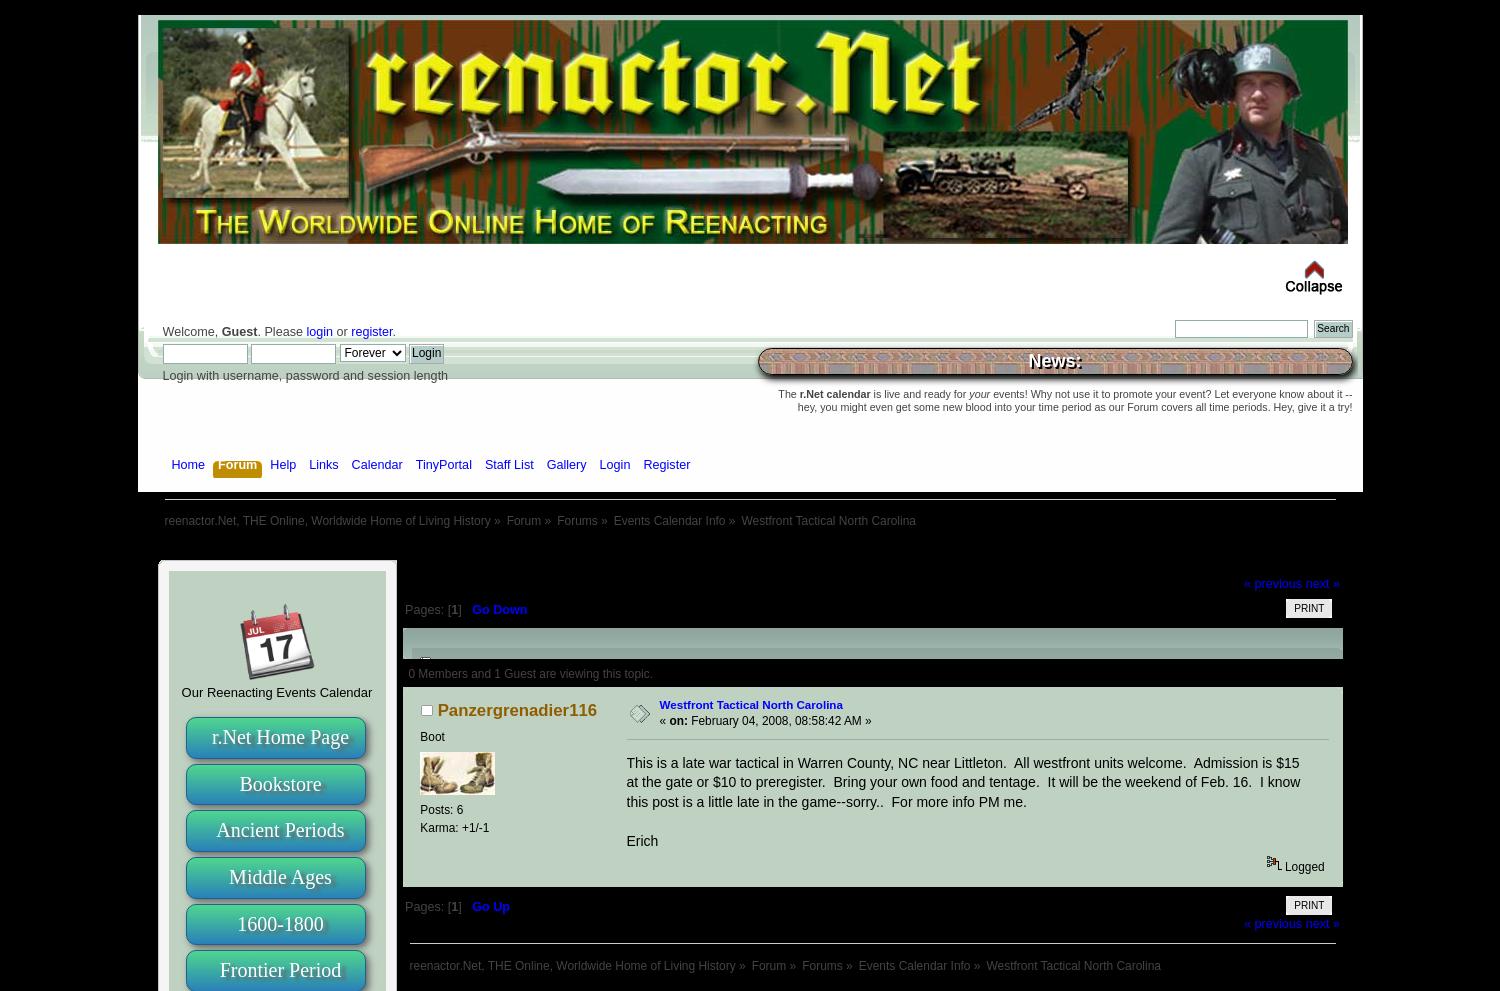 Image resolution: width=1500 pixels, height=991 pixels. Describe the element at coordinates (341, 331) in the screenshot. I see `'or'` at that location.